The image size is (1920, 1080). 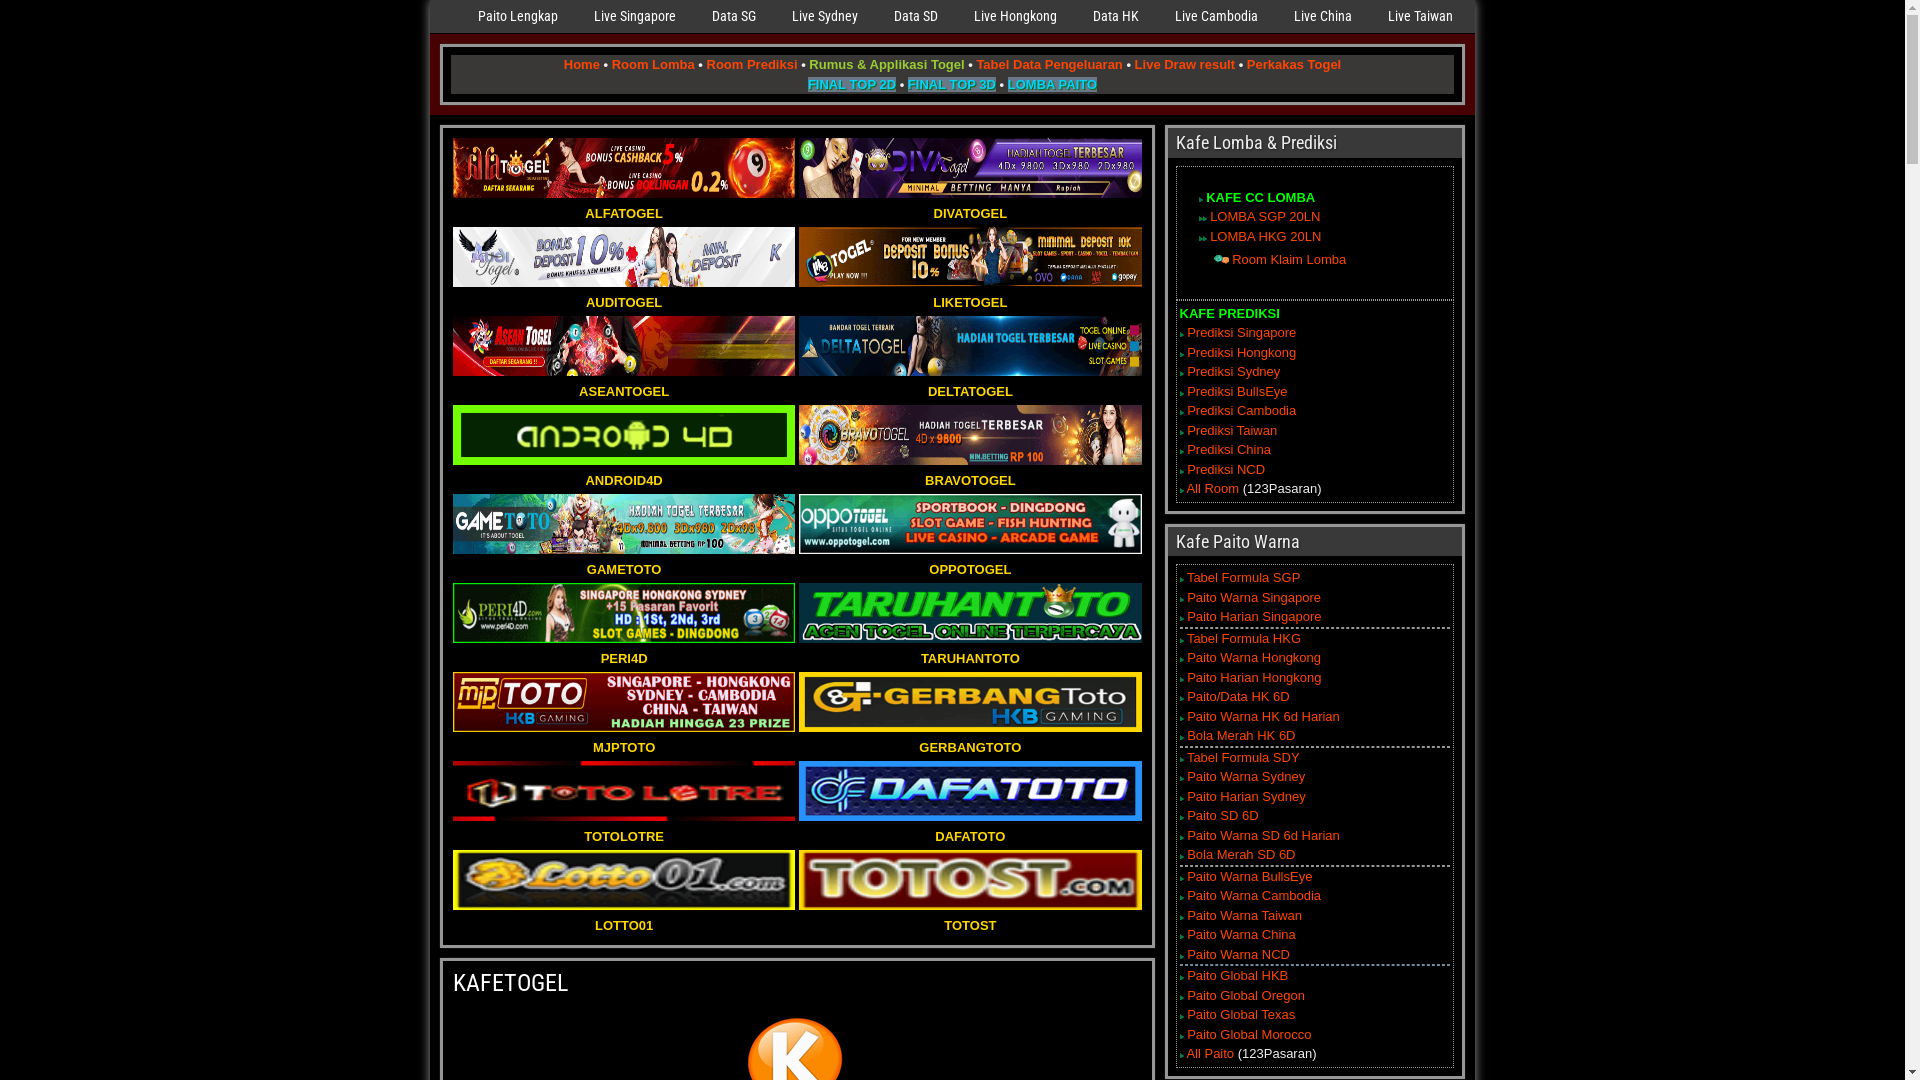 I want to click on 'Live Taiwan', so click(x=1368, y=16).